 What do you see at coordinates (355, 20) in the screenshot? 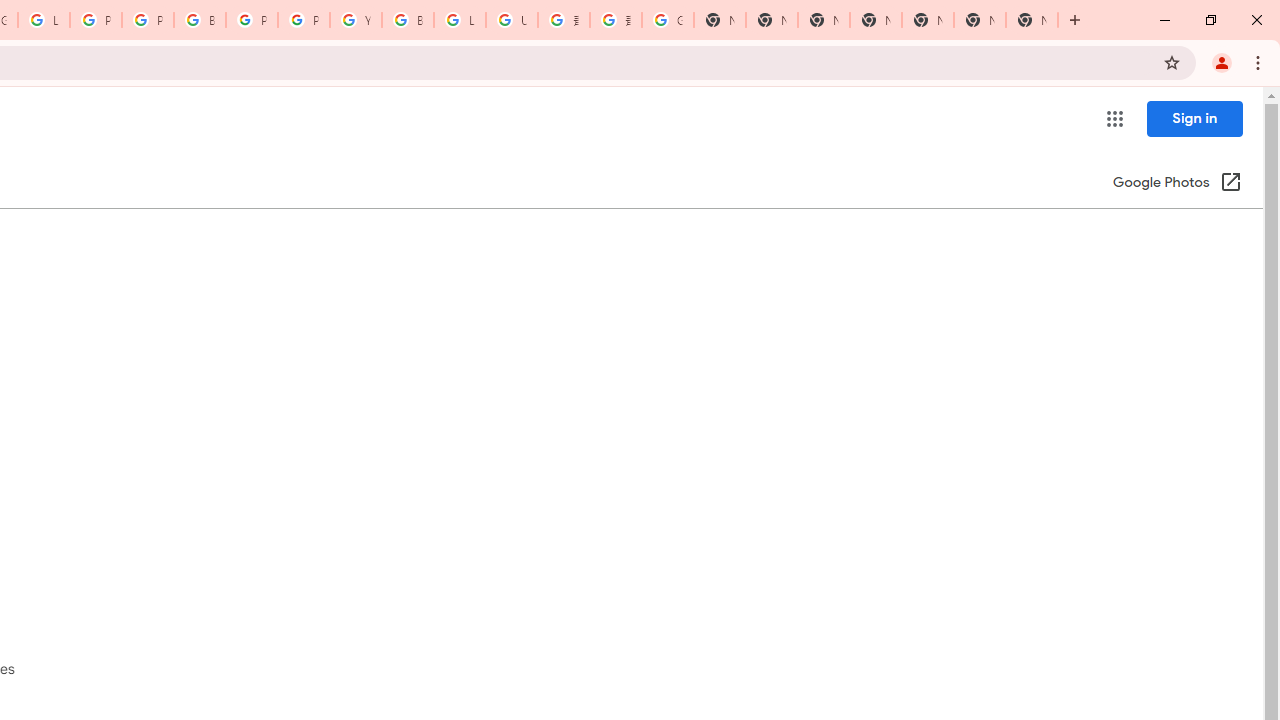
I see `'YouTube'` at bounding box center [355, 20].